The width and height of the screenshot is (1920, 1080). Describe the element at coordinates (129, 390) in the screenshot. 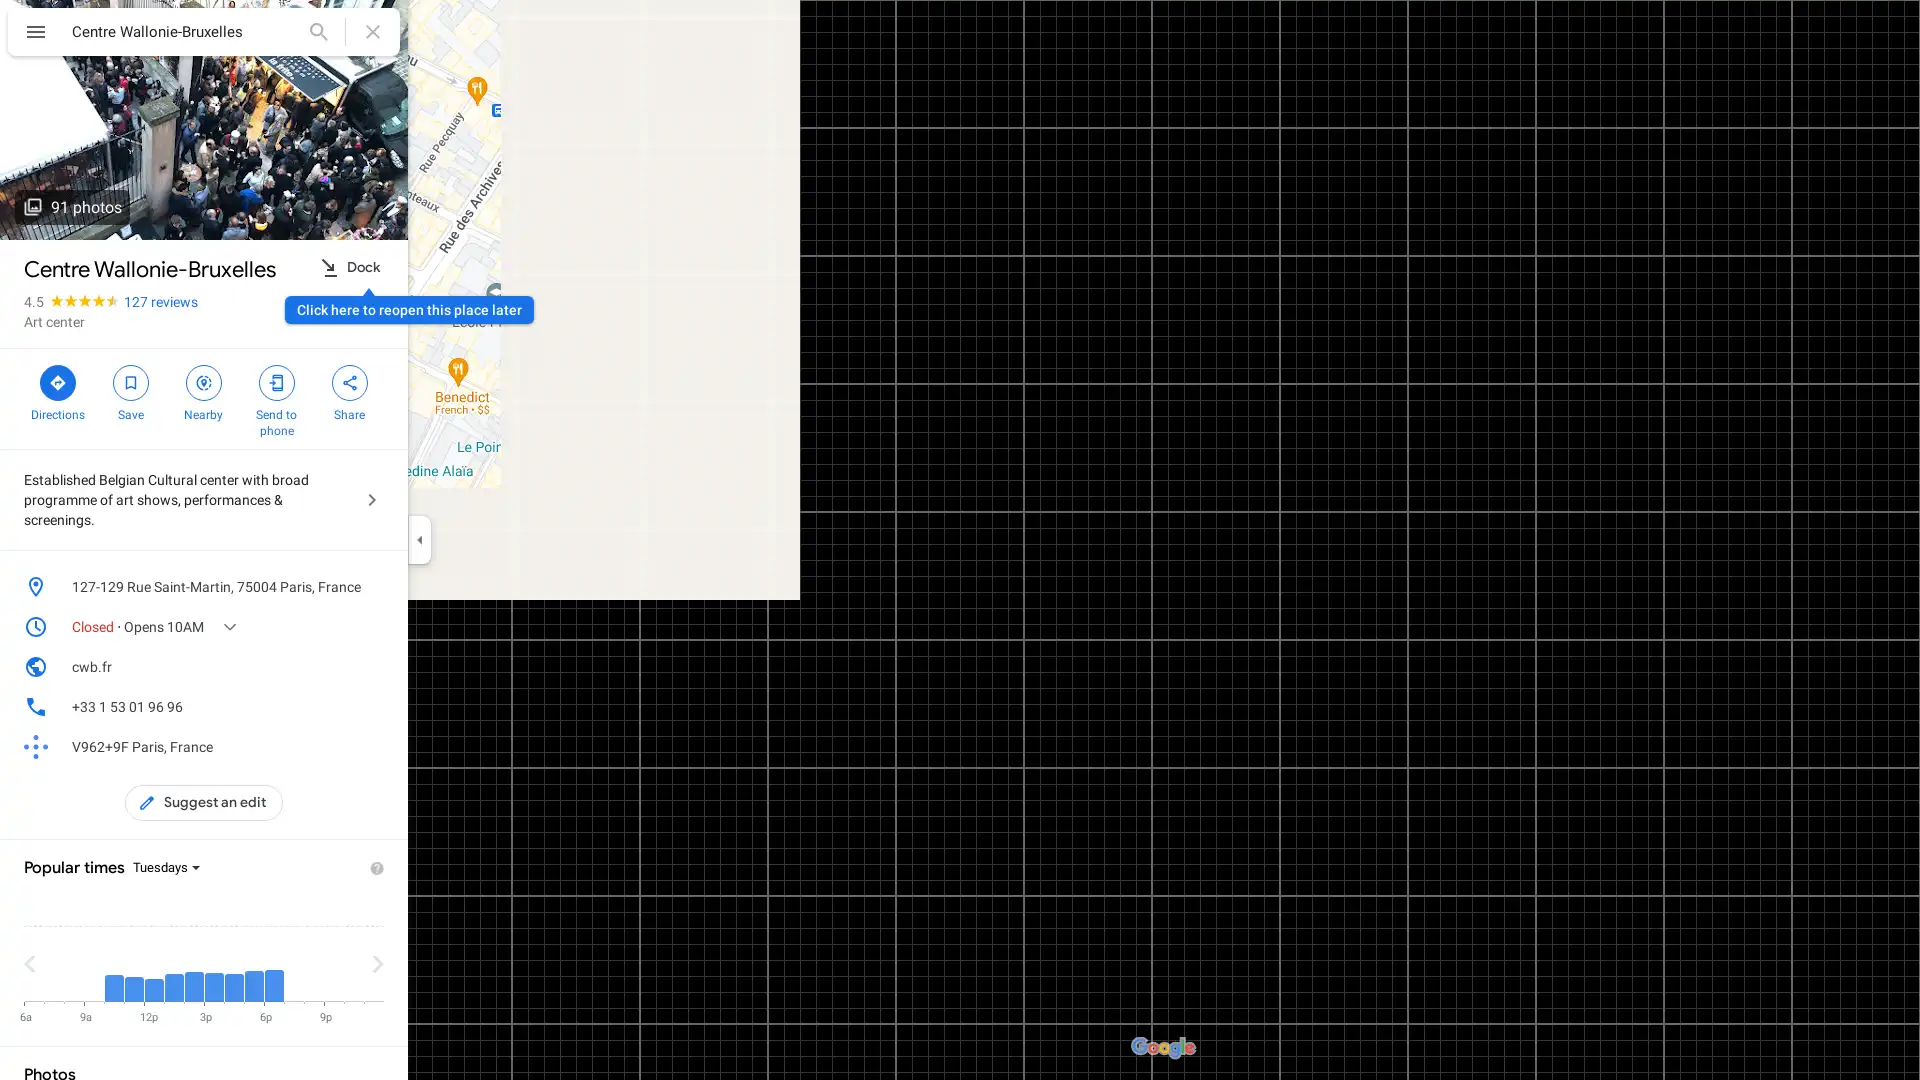

I see `Save Centre Wallonie-Bruxelles in your lists` at that location.